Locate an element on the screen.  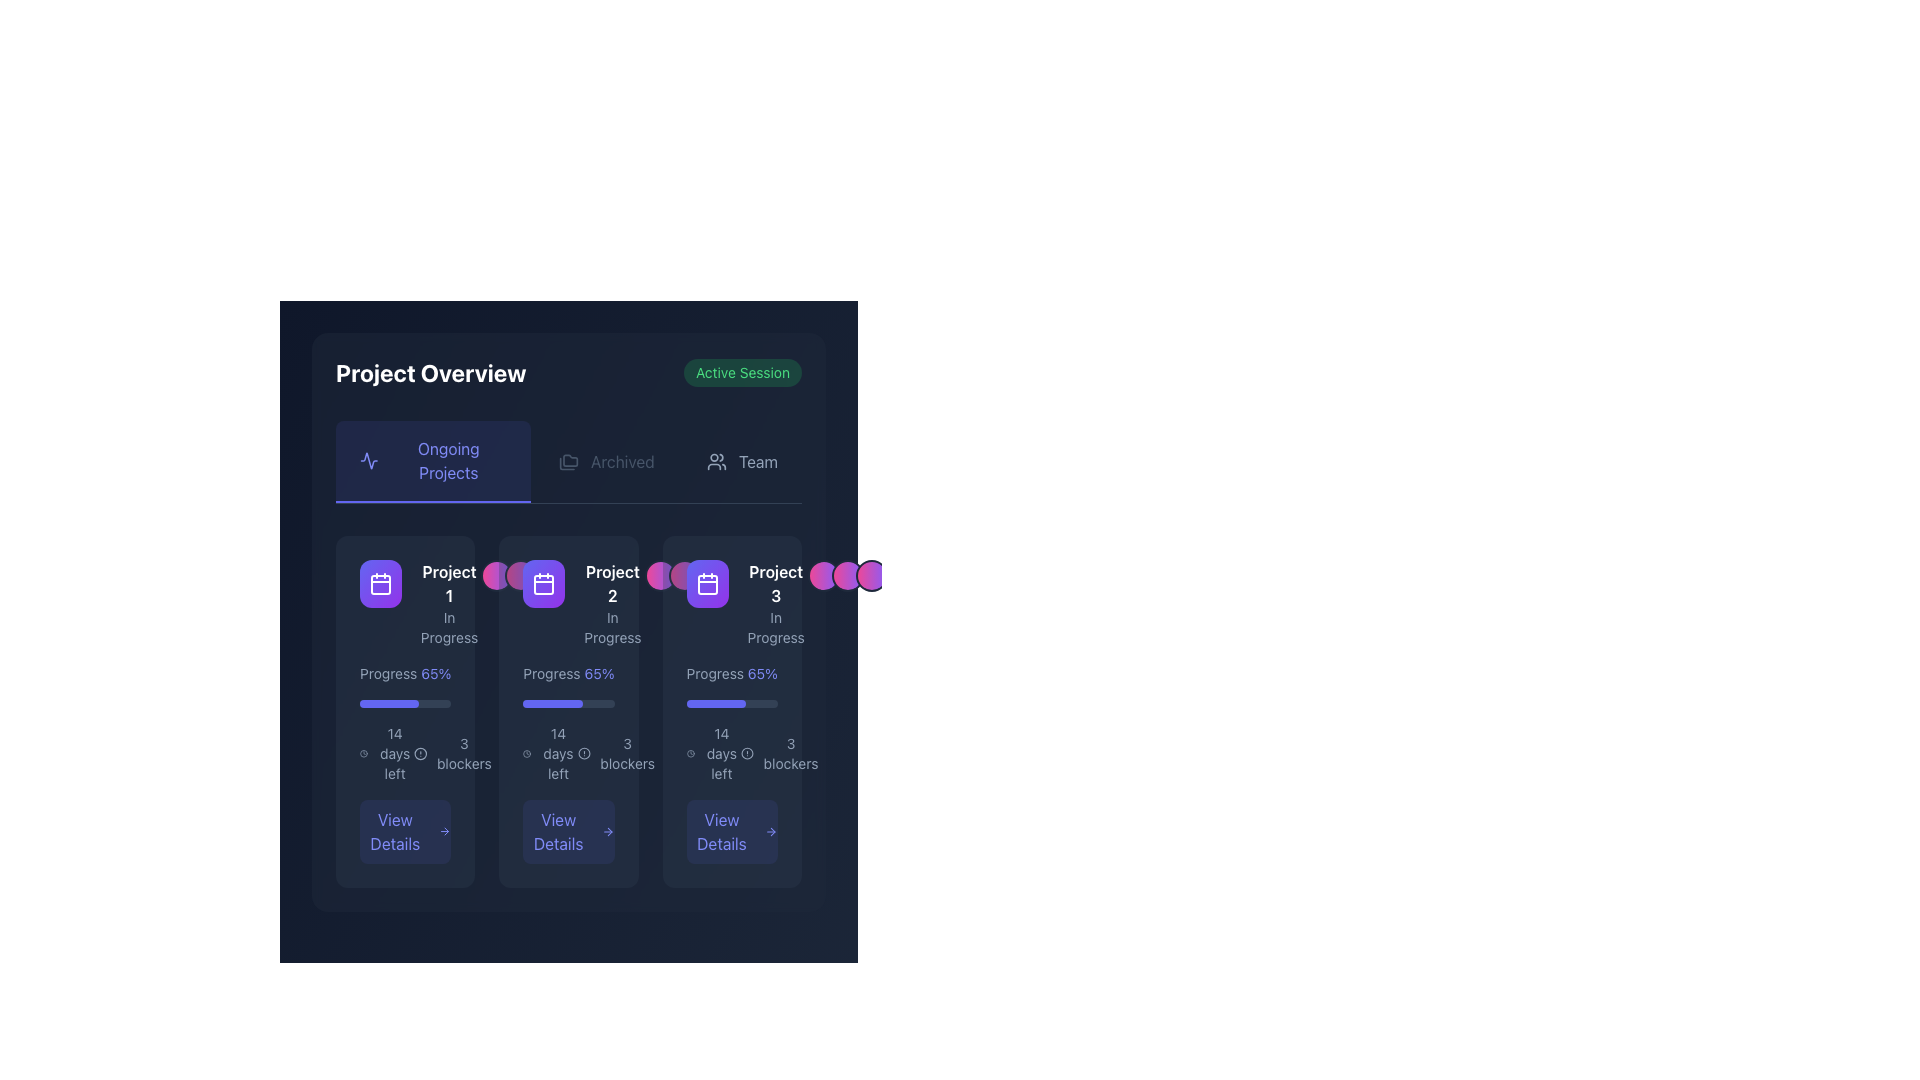
the 'View Details' button-like text link located at the bottom of the card for 'Project 1' is located at coordinates (395, 832).